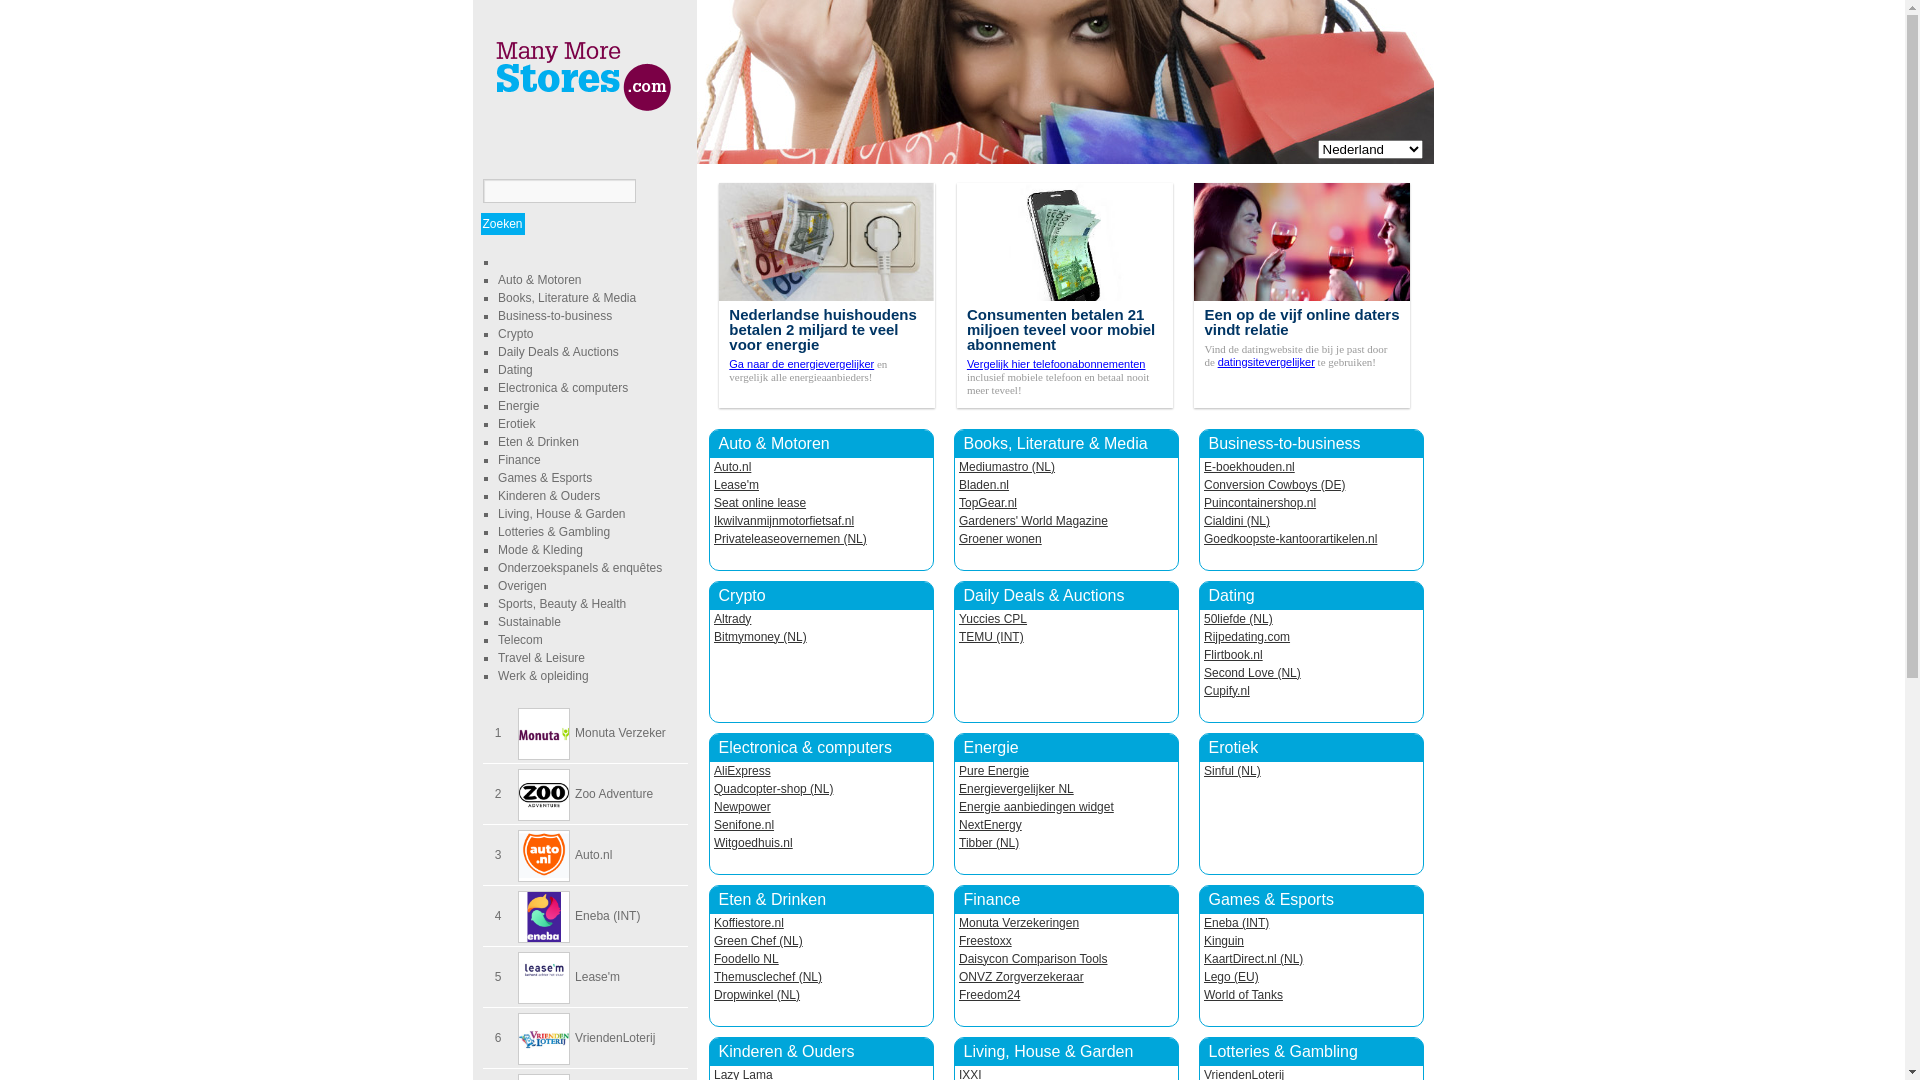 The image size is (1920, 1080). I want to click on 'Games & Esports', so click(545, 478).